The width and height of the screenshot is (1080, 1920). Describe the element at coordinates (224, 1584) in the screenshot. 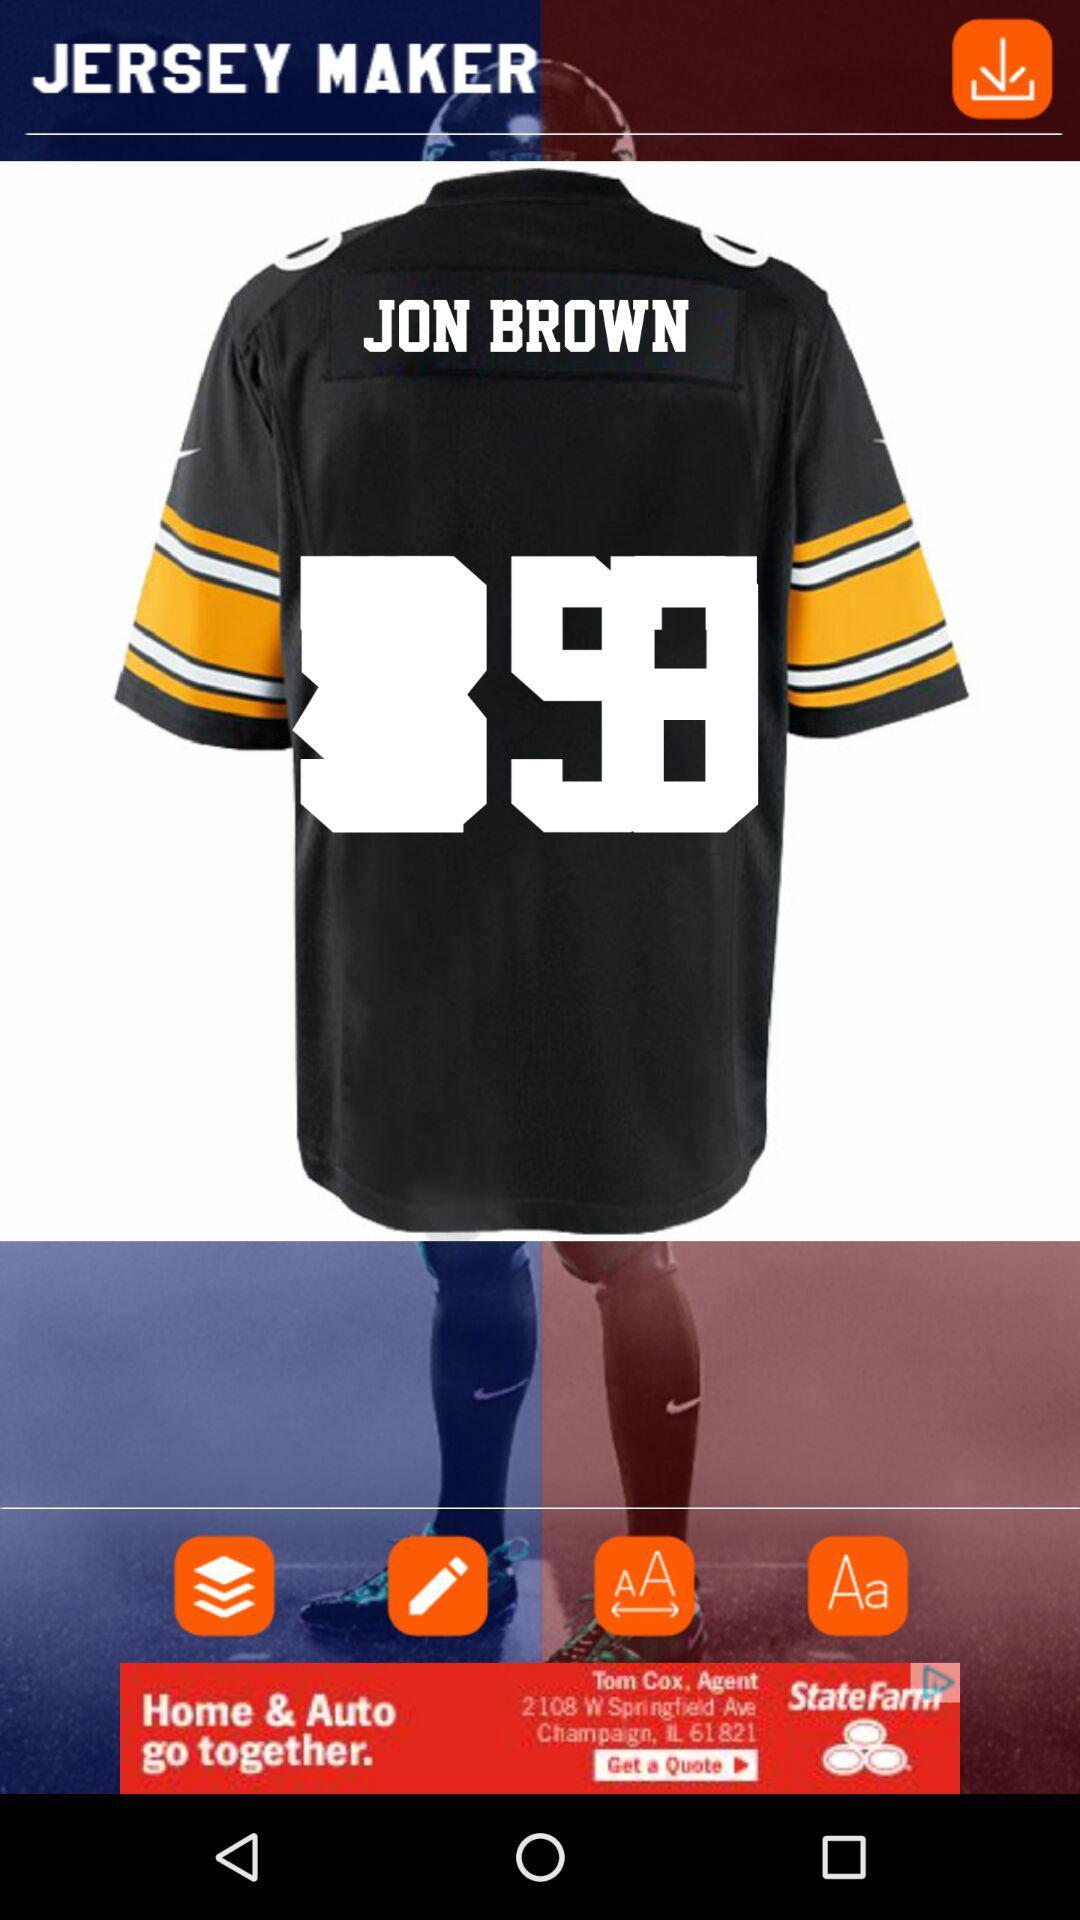

I see `personalization button` at that location.